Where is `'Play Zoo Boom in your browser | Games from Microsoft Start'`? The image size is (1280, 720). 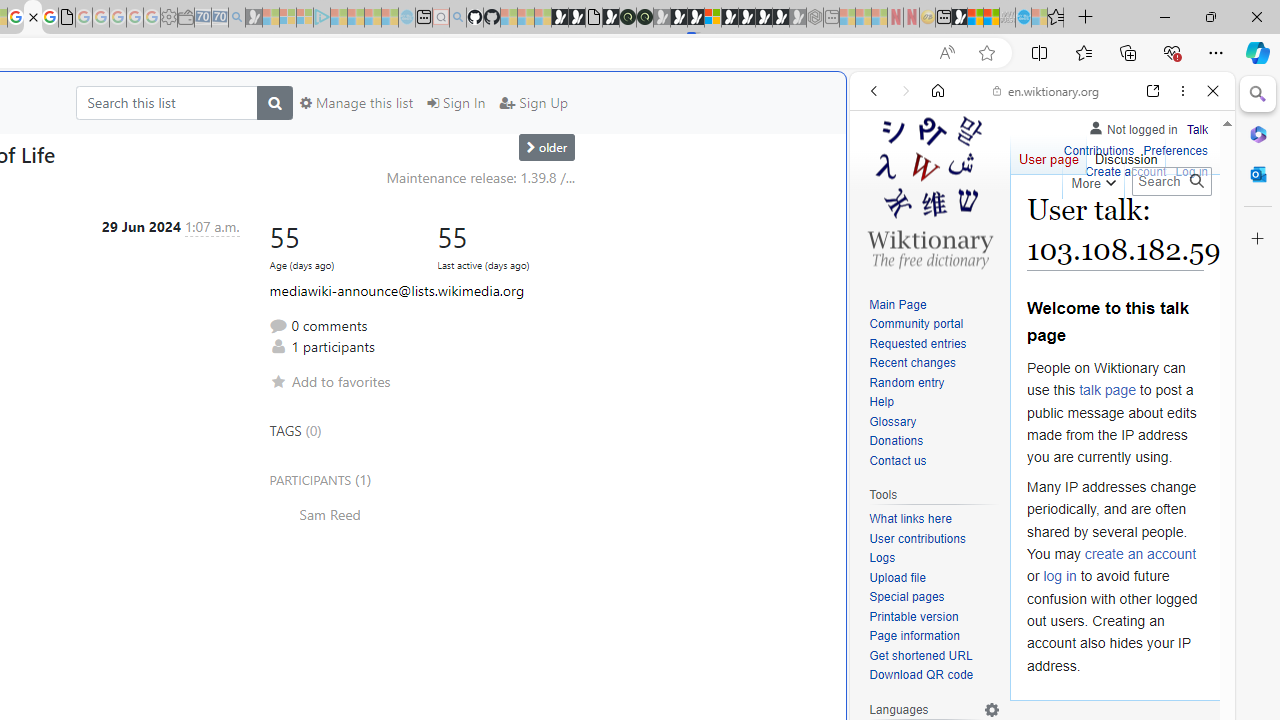
'Play Zoo Boom in your browser | Games from Microsoft Start' is located at coordinates (576, 17).